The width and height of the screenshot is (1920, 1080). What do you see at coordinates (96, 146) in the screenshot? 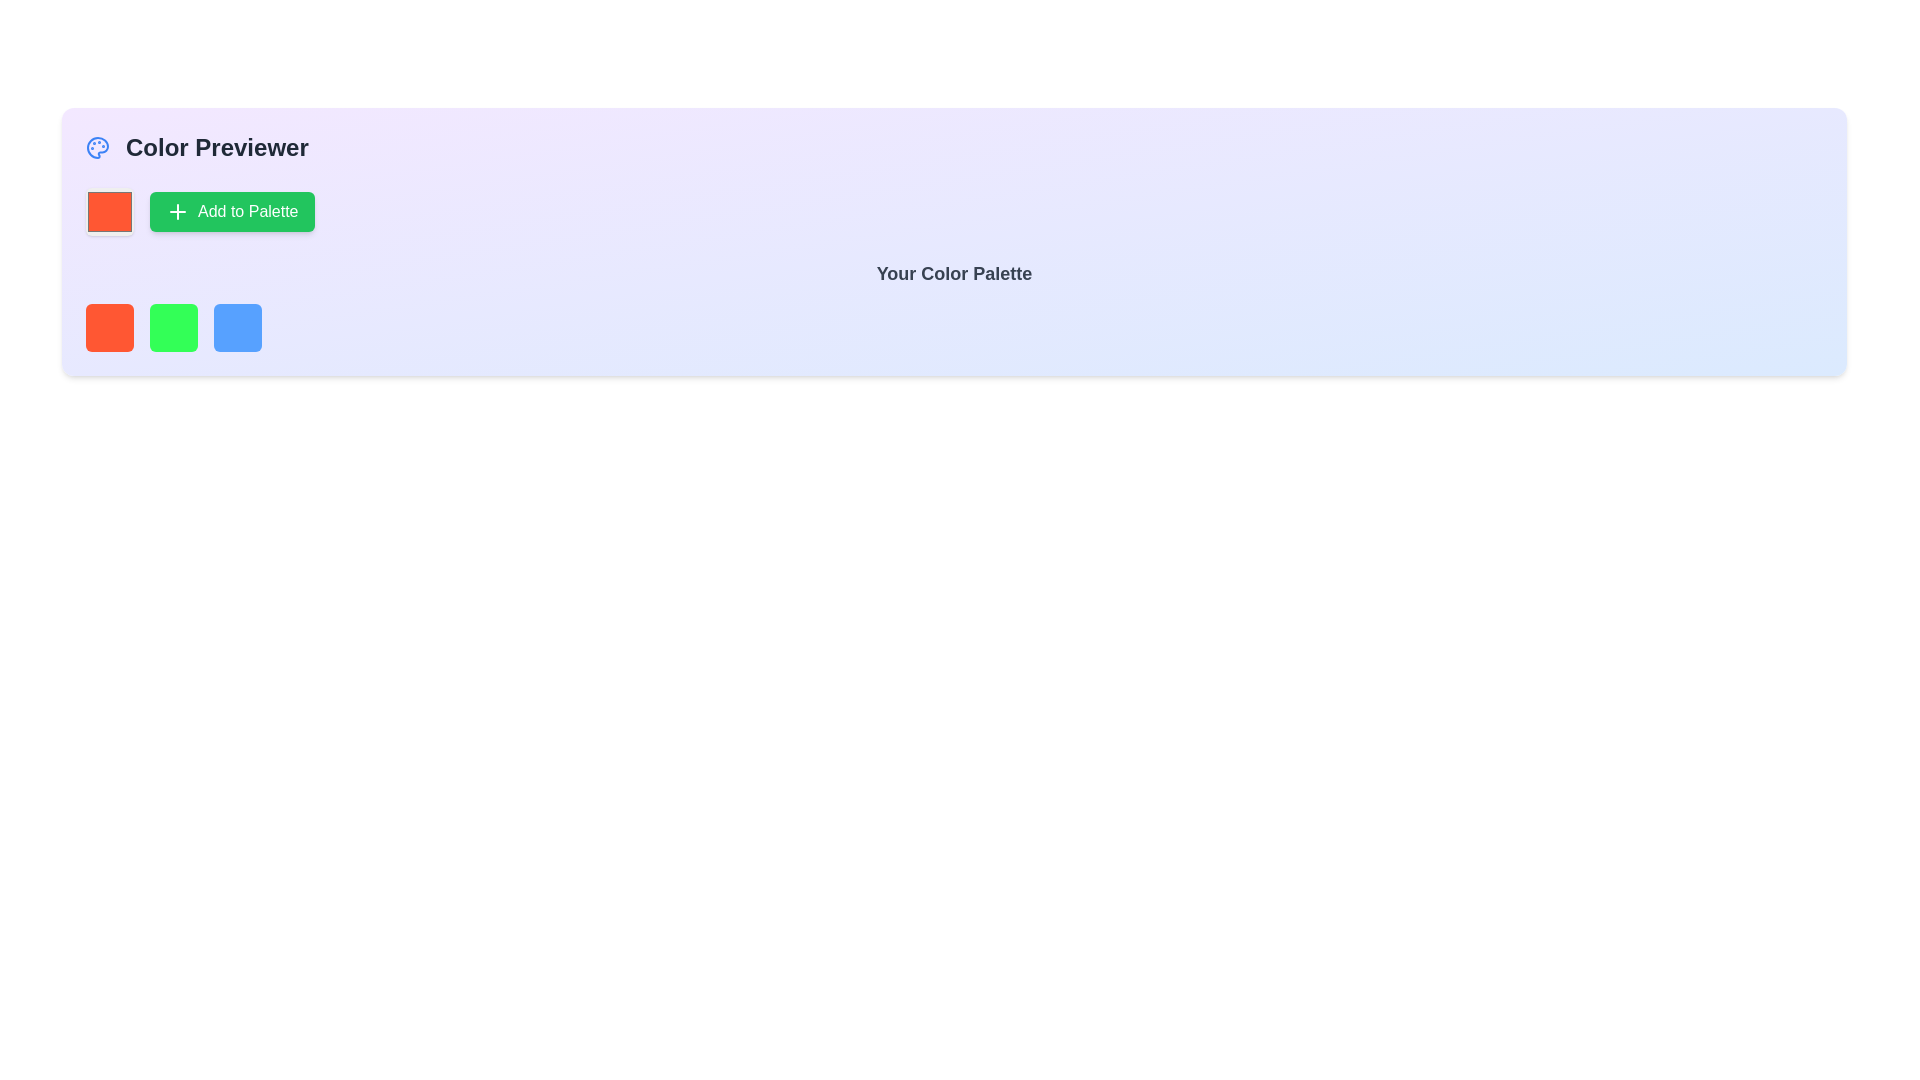
I see `blue-bordered painter's palette icon located in the 'Color Previewer' header section for contextual meaning` at bounding box center [96, 146].